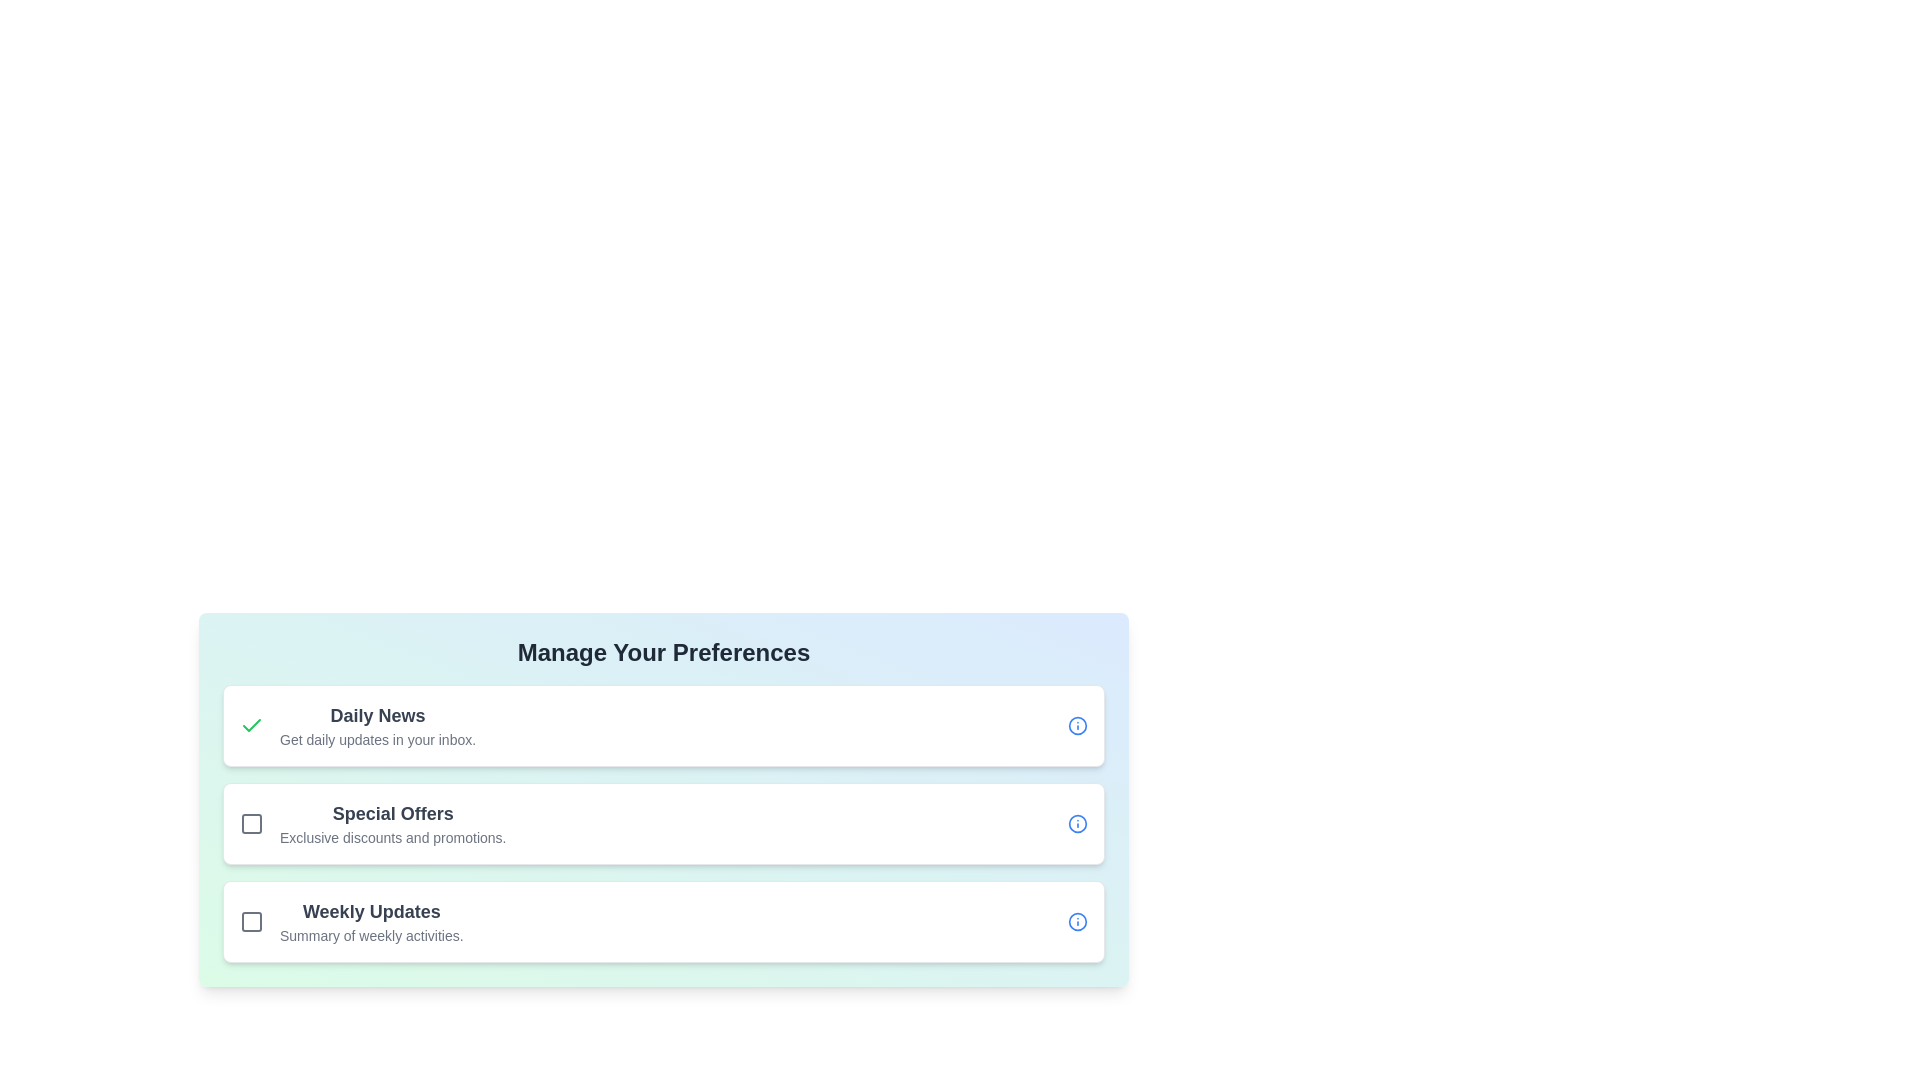  I want to click on the SVG Circle which is part of the informational icon located at the right end of the 'Special Offers' row in the preference selection list UI, so click(1077, 824).